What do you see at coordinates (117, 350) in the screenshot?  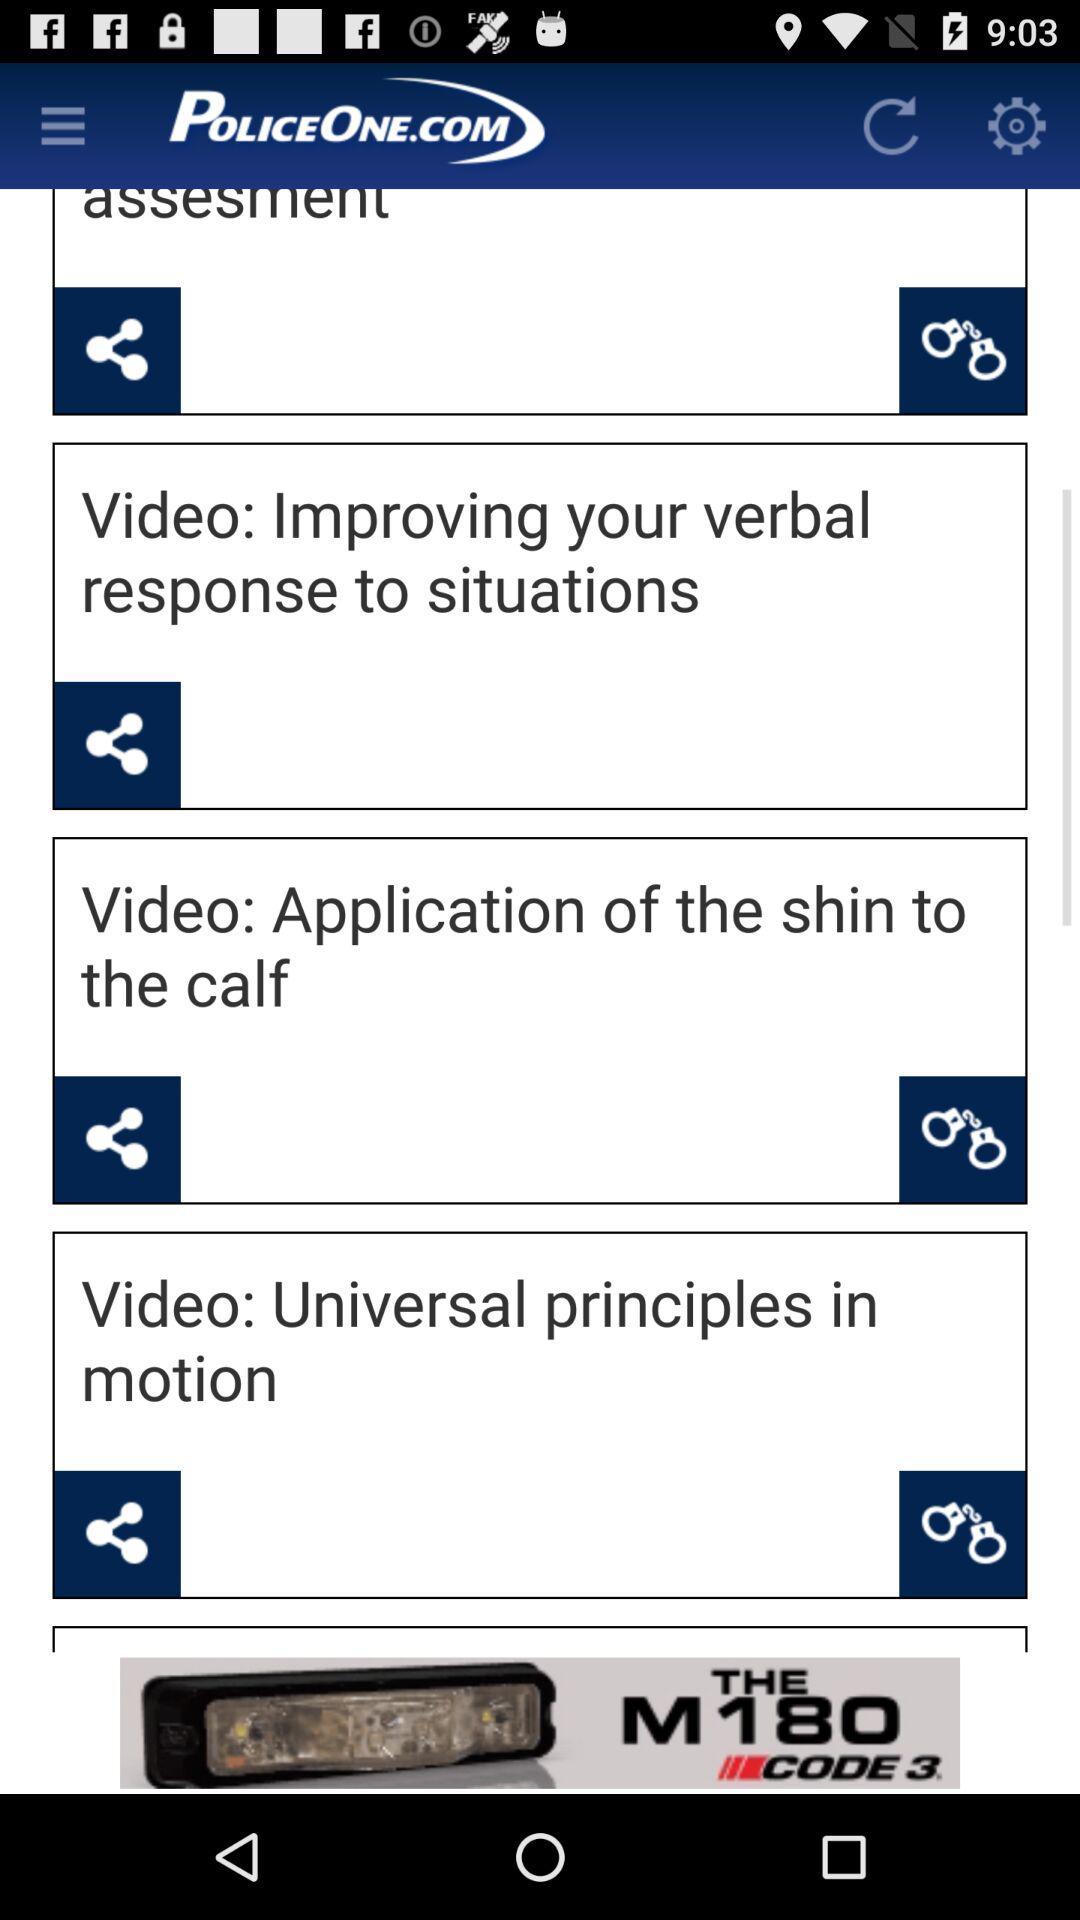 I see `share` at bounding box center [117, 350].